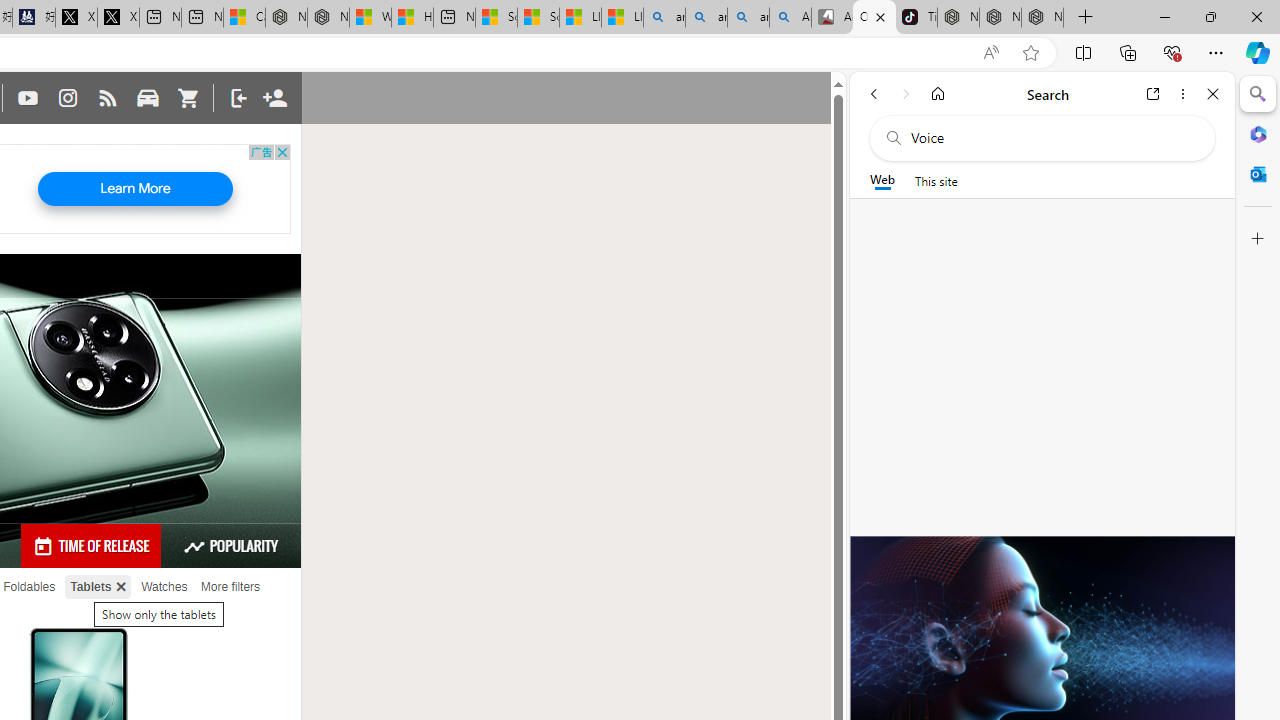 Image resolution: width=1280 pixels, height=720 pixels. What do you see at coordinates (230, 586) in the screenshot?
I see `'More filters'` at bounding box center [230, 586].